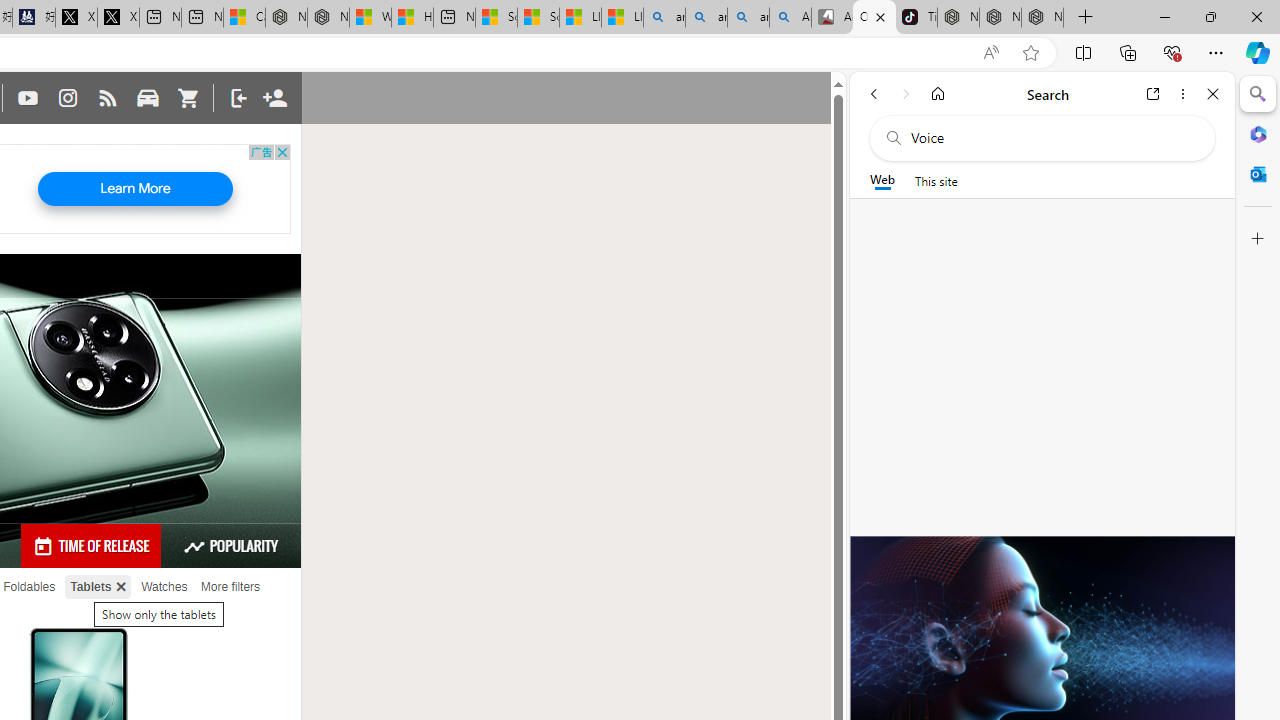 Image resolution: width=1280 pixels, height=720 pixels. What do you see at coordinates (230, 586) in the screenshot?
I see `'More filters'` at bounding box center [230, 586].